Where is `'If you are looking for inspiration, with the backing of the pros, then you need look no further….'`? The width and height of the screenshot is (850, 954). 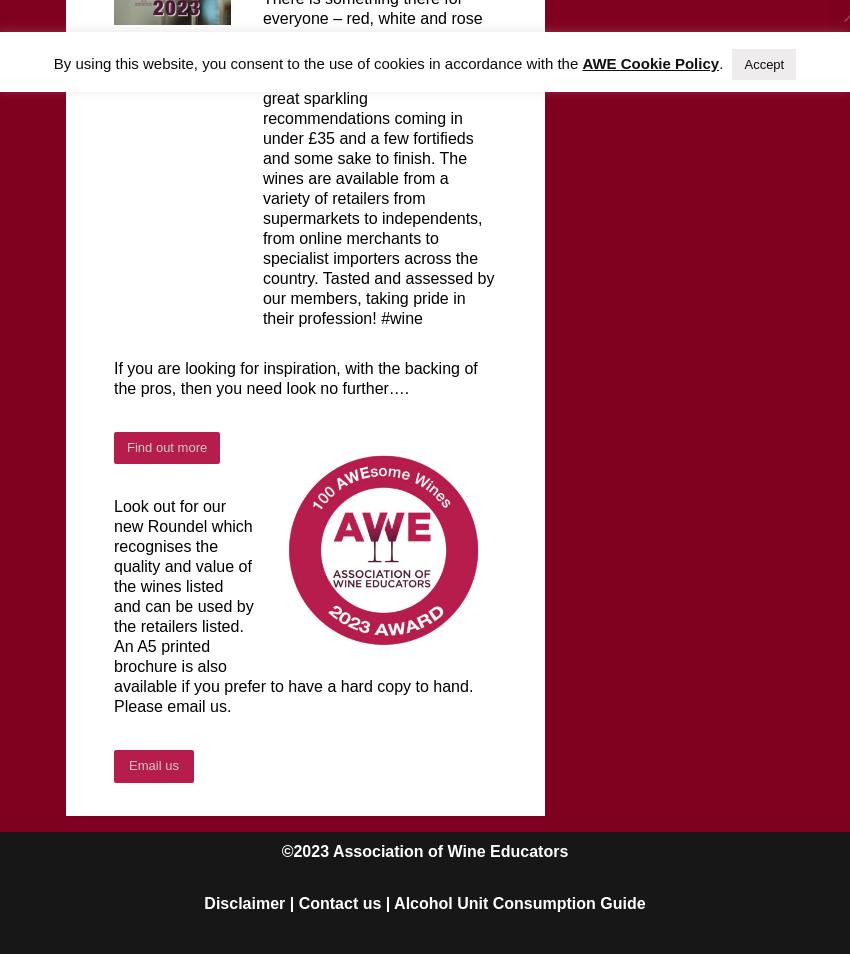
'If you are looking for inspiration, with the backing of the pros, then you need look no further….' is located at coordinates (294, 377).